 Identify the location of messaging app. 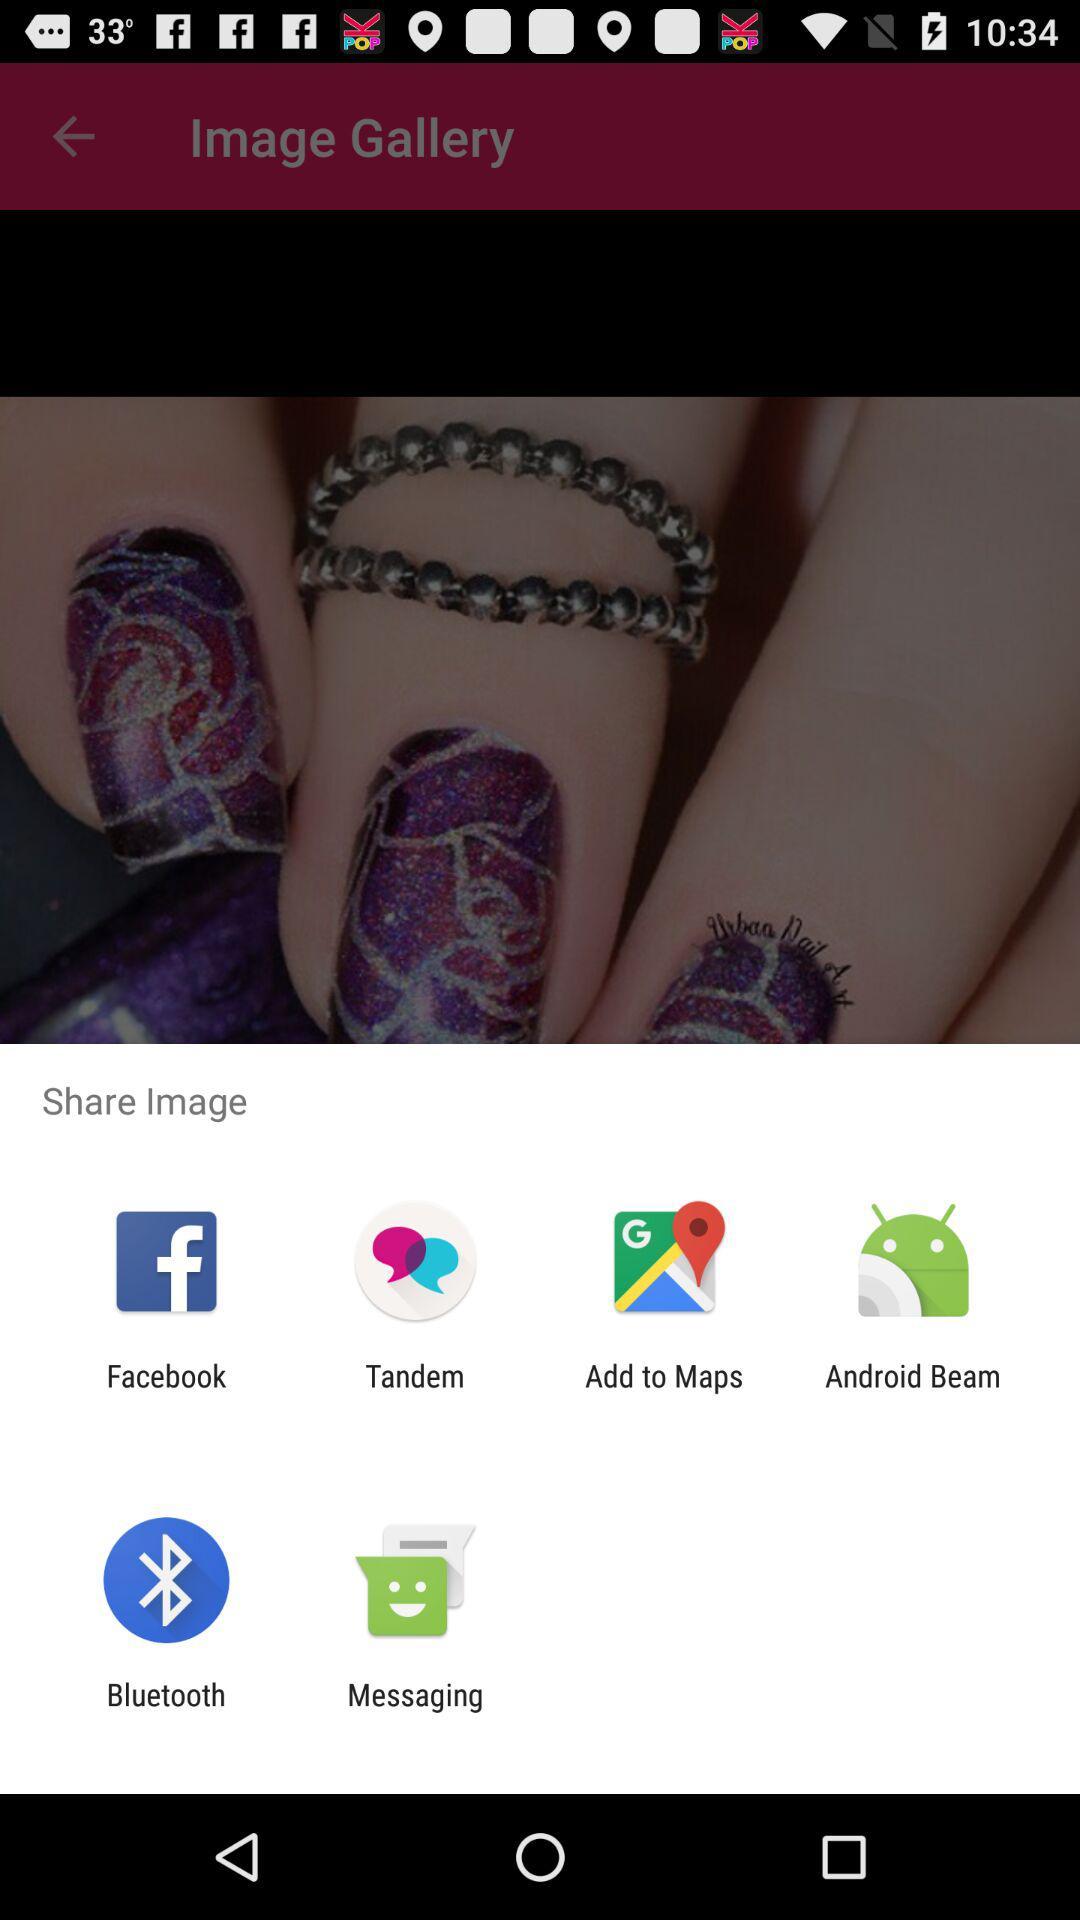
(414, 1711).